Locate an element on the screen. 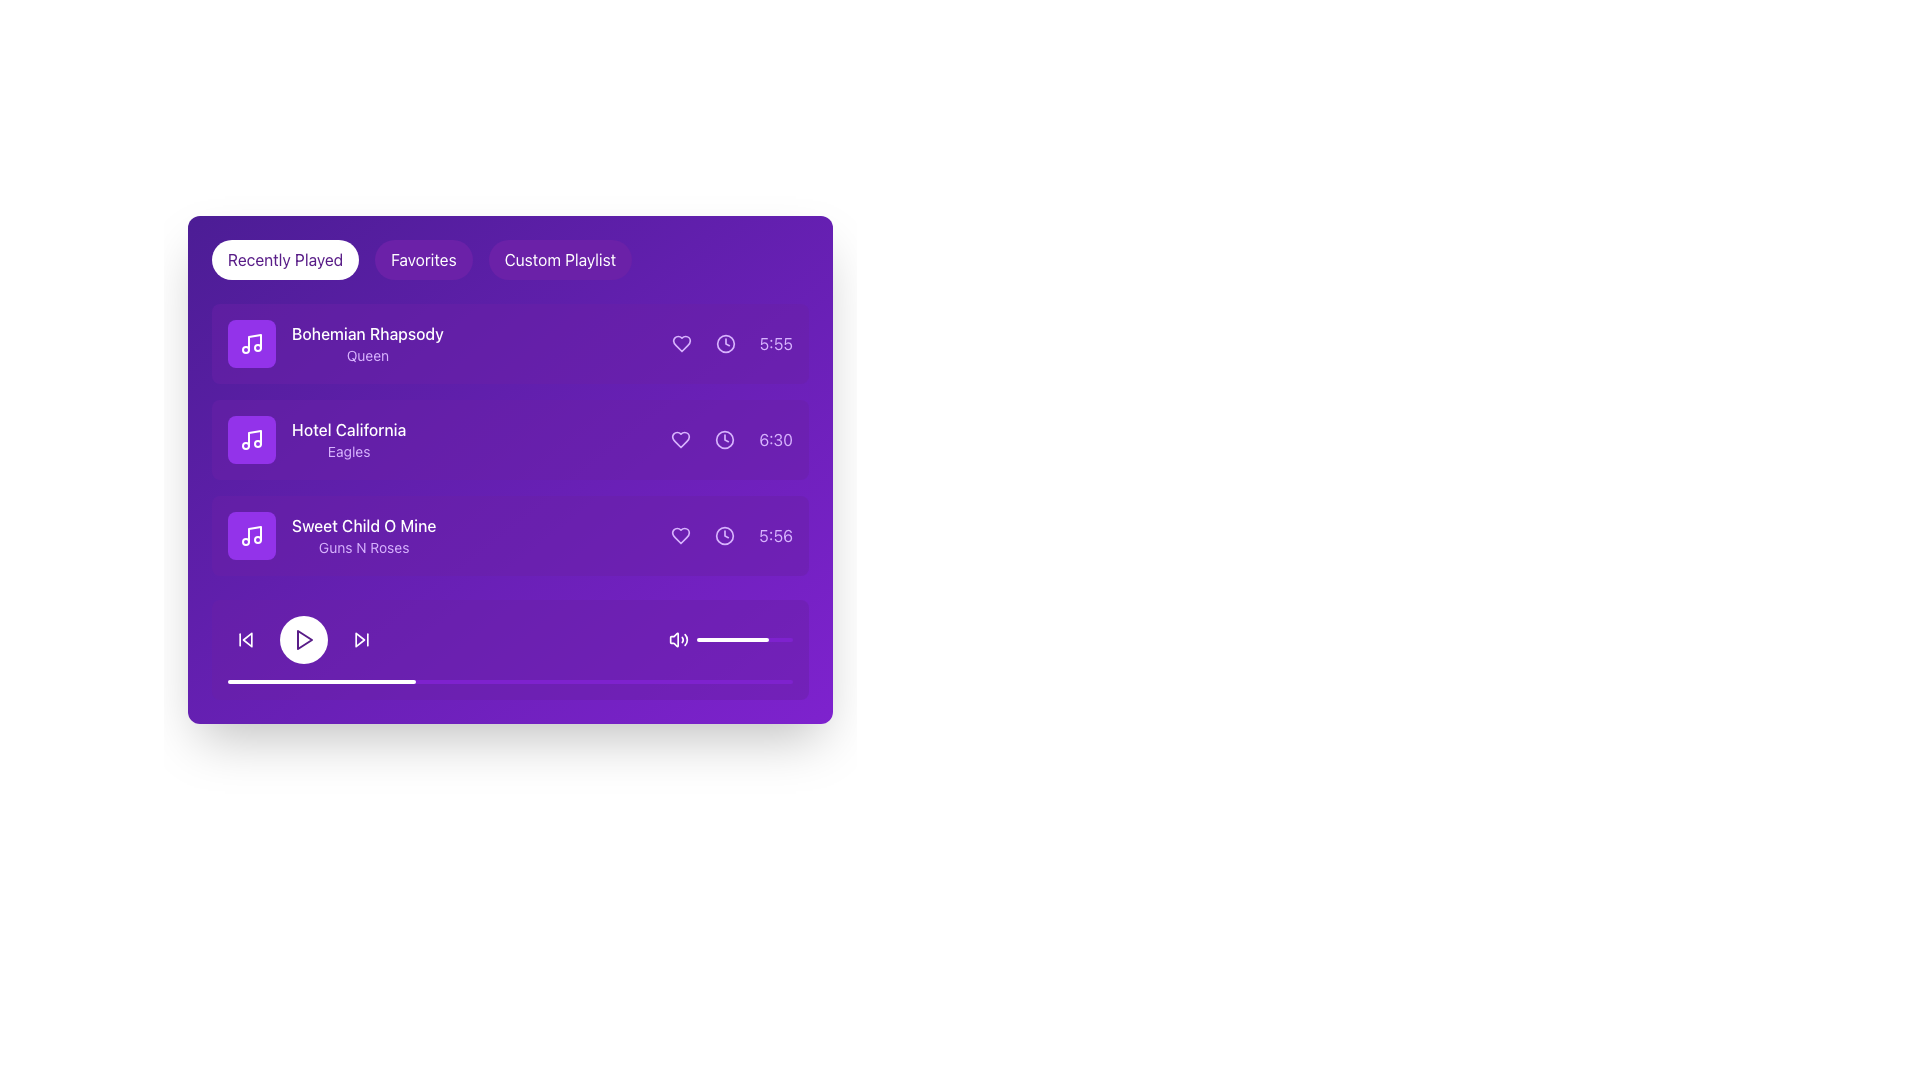  the next track button in the media player control panel is located at coordinates (361, 640).